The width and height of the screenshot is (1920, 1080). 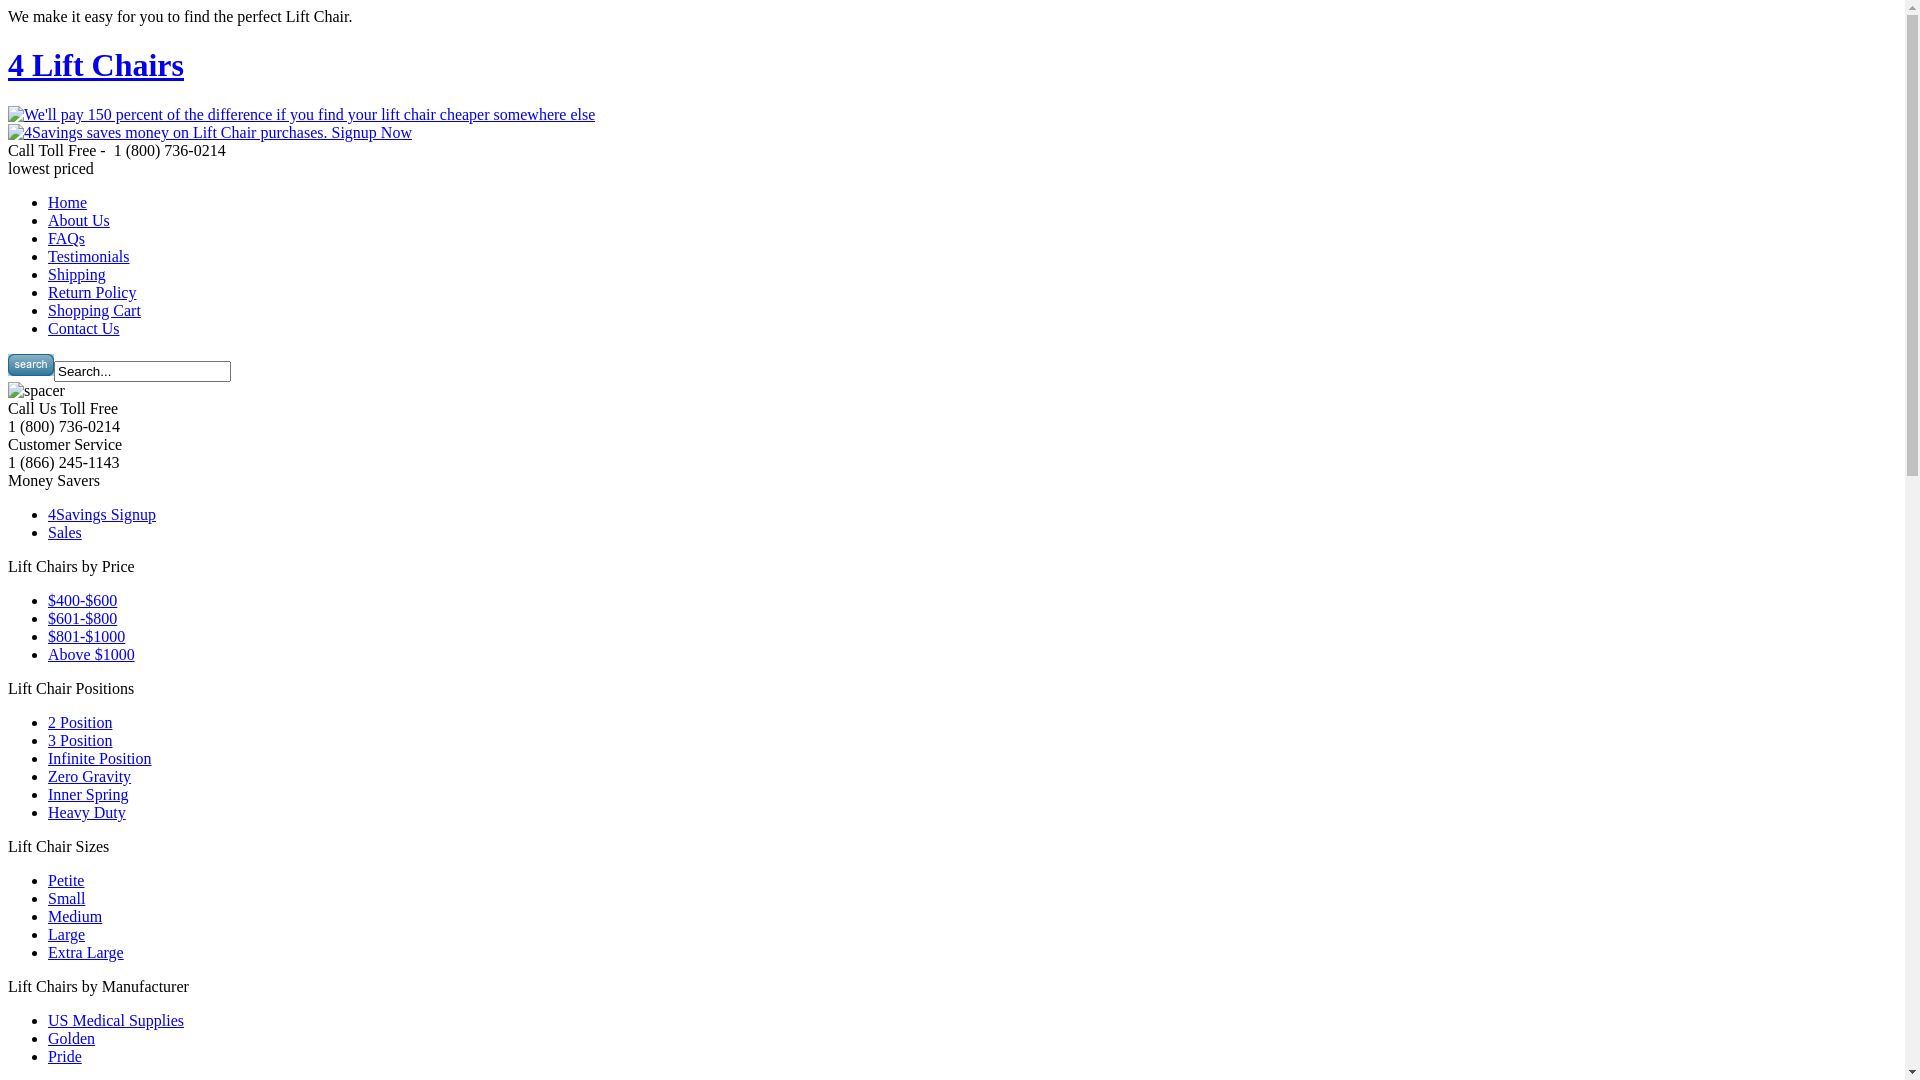 I want to click on 'Medium', so click(x=75, y=916).